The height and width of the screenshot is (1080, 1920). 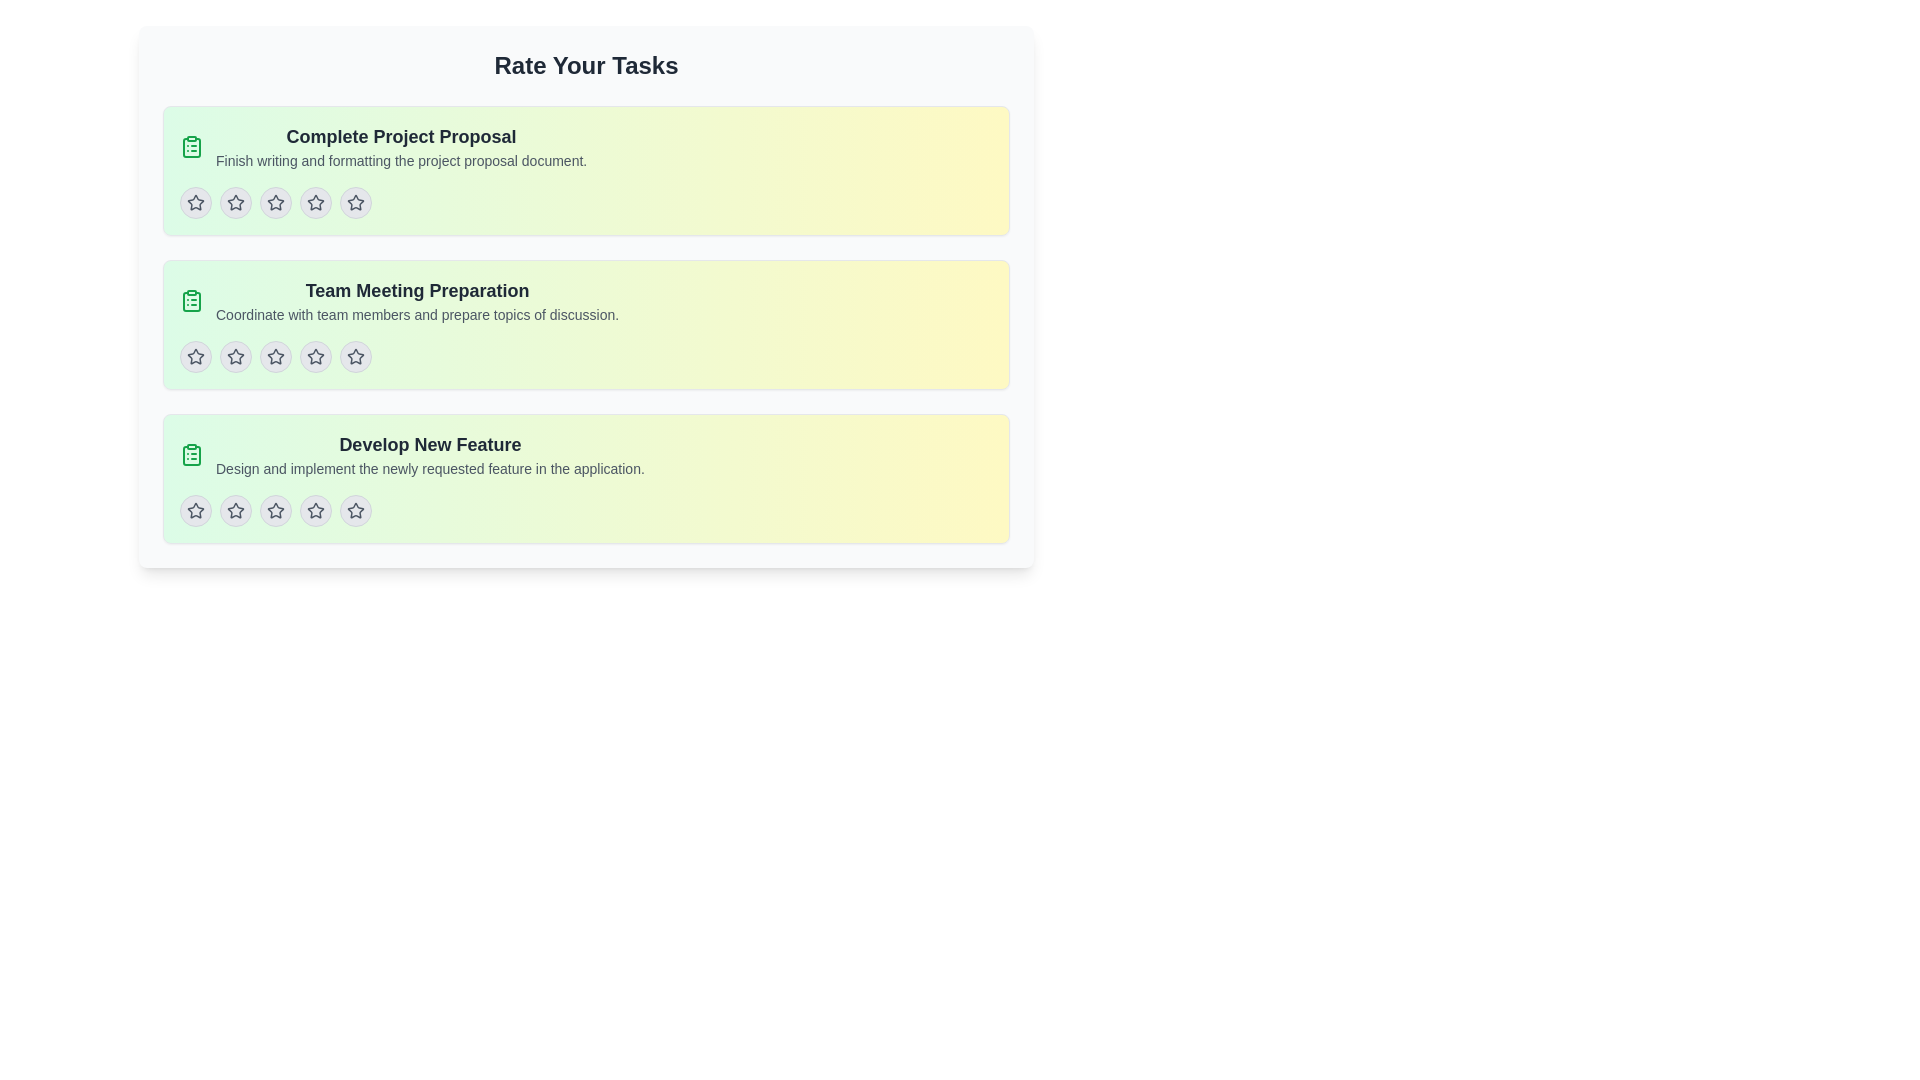 I want to click on the second star icon with a gray background and border in the horizontal row of rating stars for the 'Complete Project Proposal' task, so click(x=235, y=203).